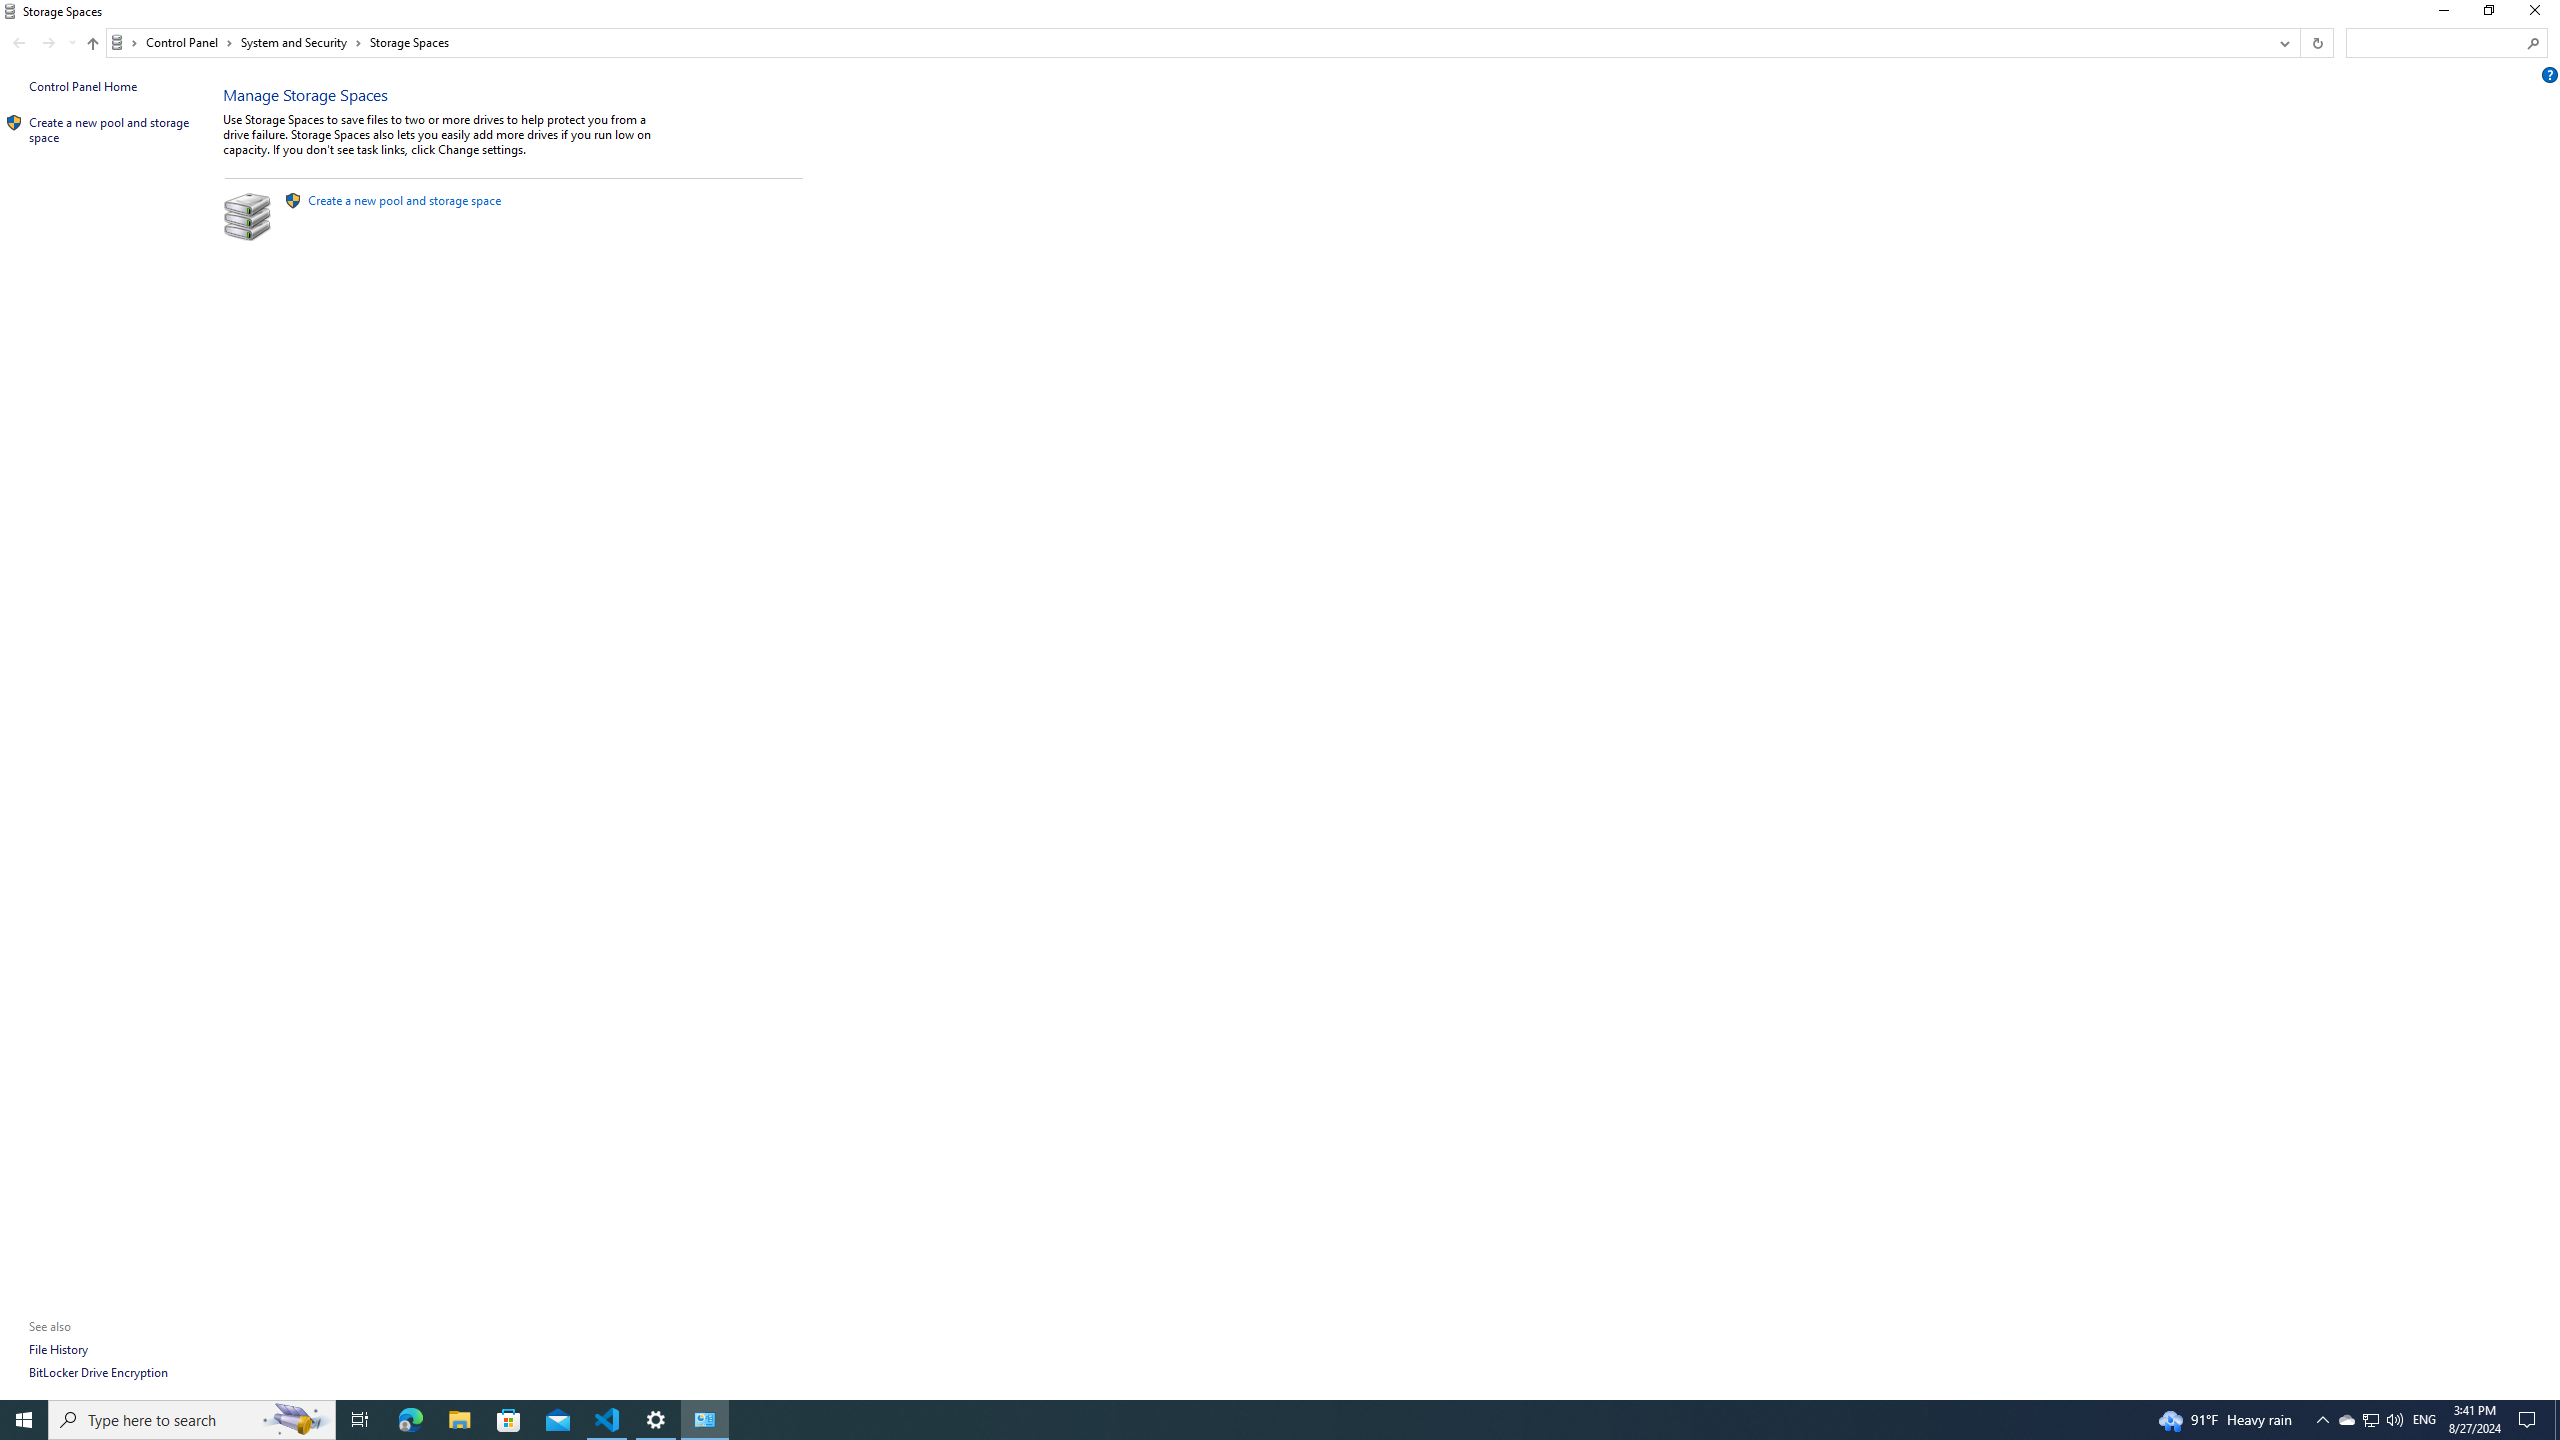 Image resolution: width=2560 pixels, height=1440 pixels. Describe the element at coordinates (188, 42) in the screenshot. I see `'Control Panel'` at that location.